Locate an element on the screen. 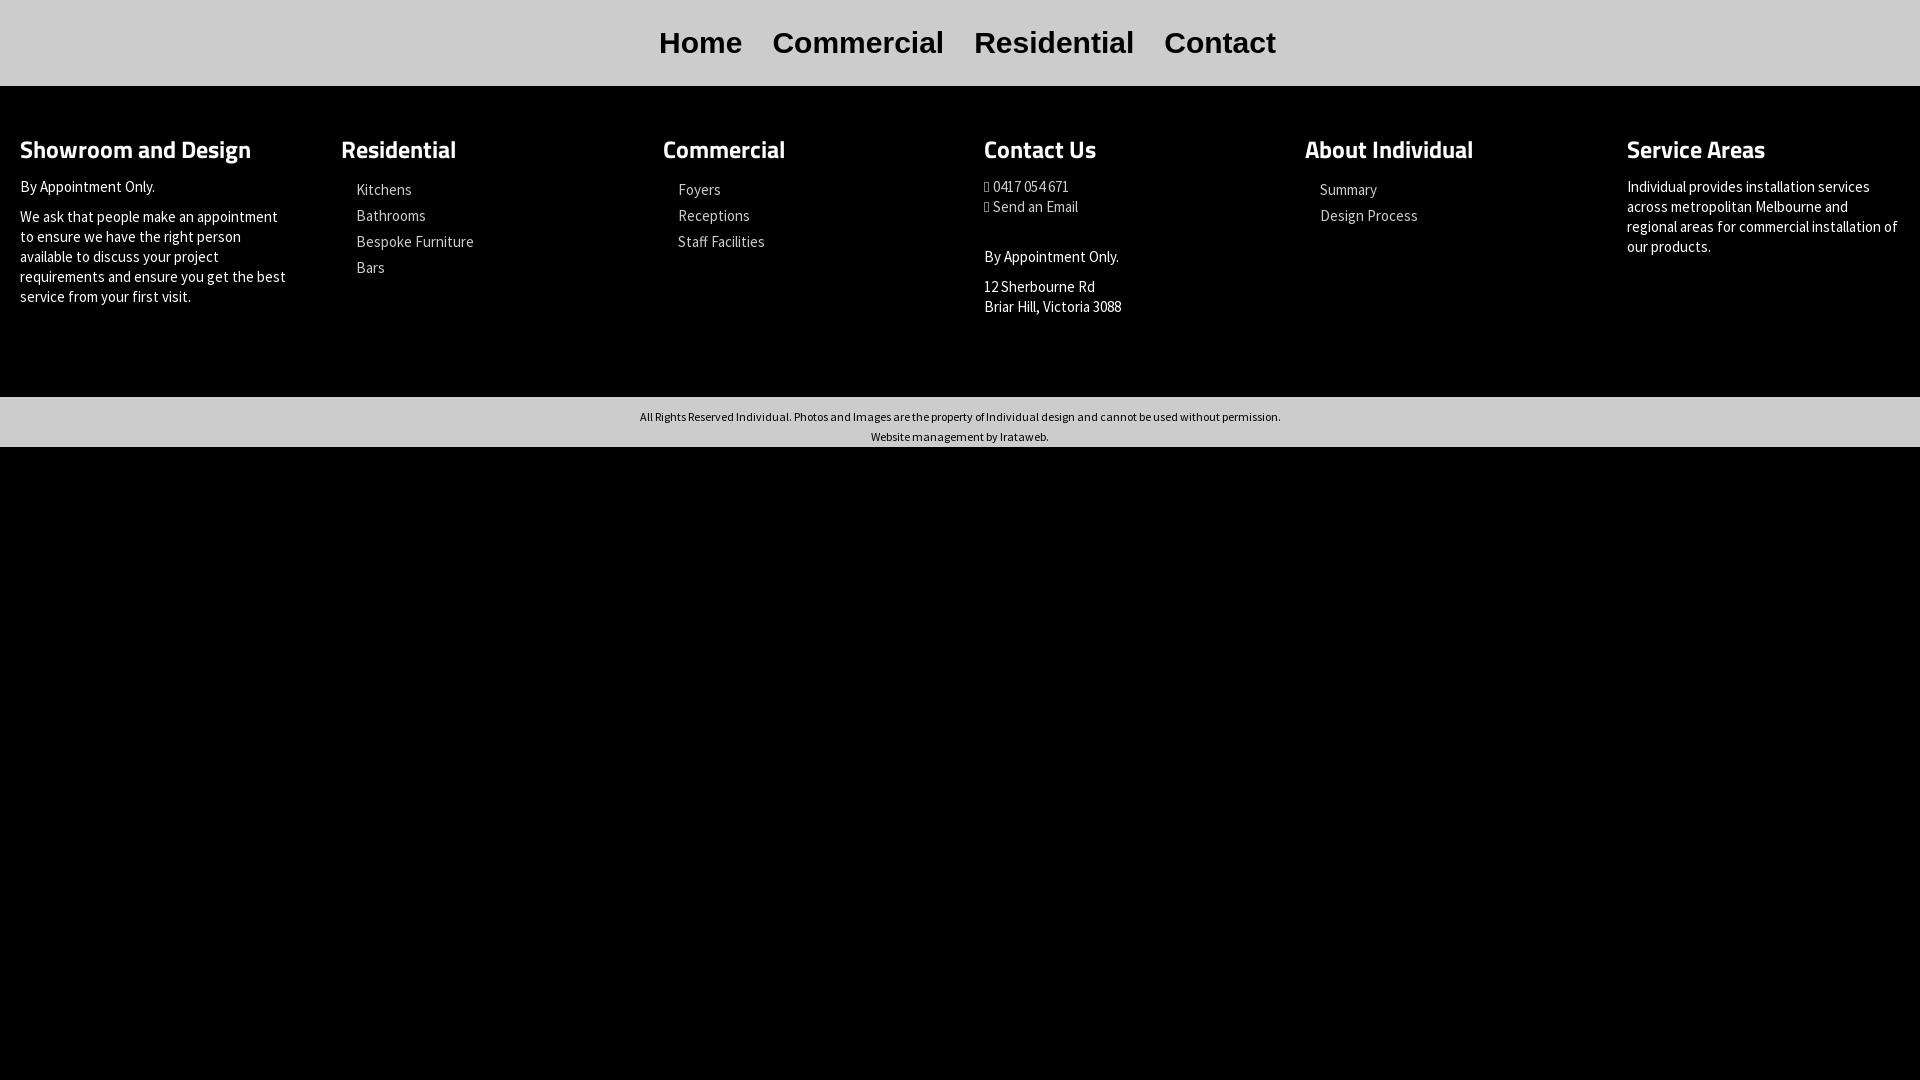  'Send an Email' is located at coordinates (1035, 206).